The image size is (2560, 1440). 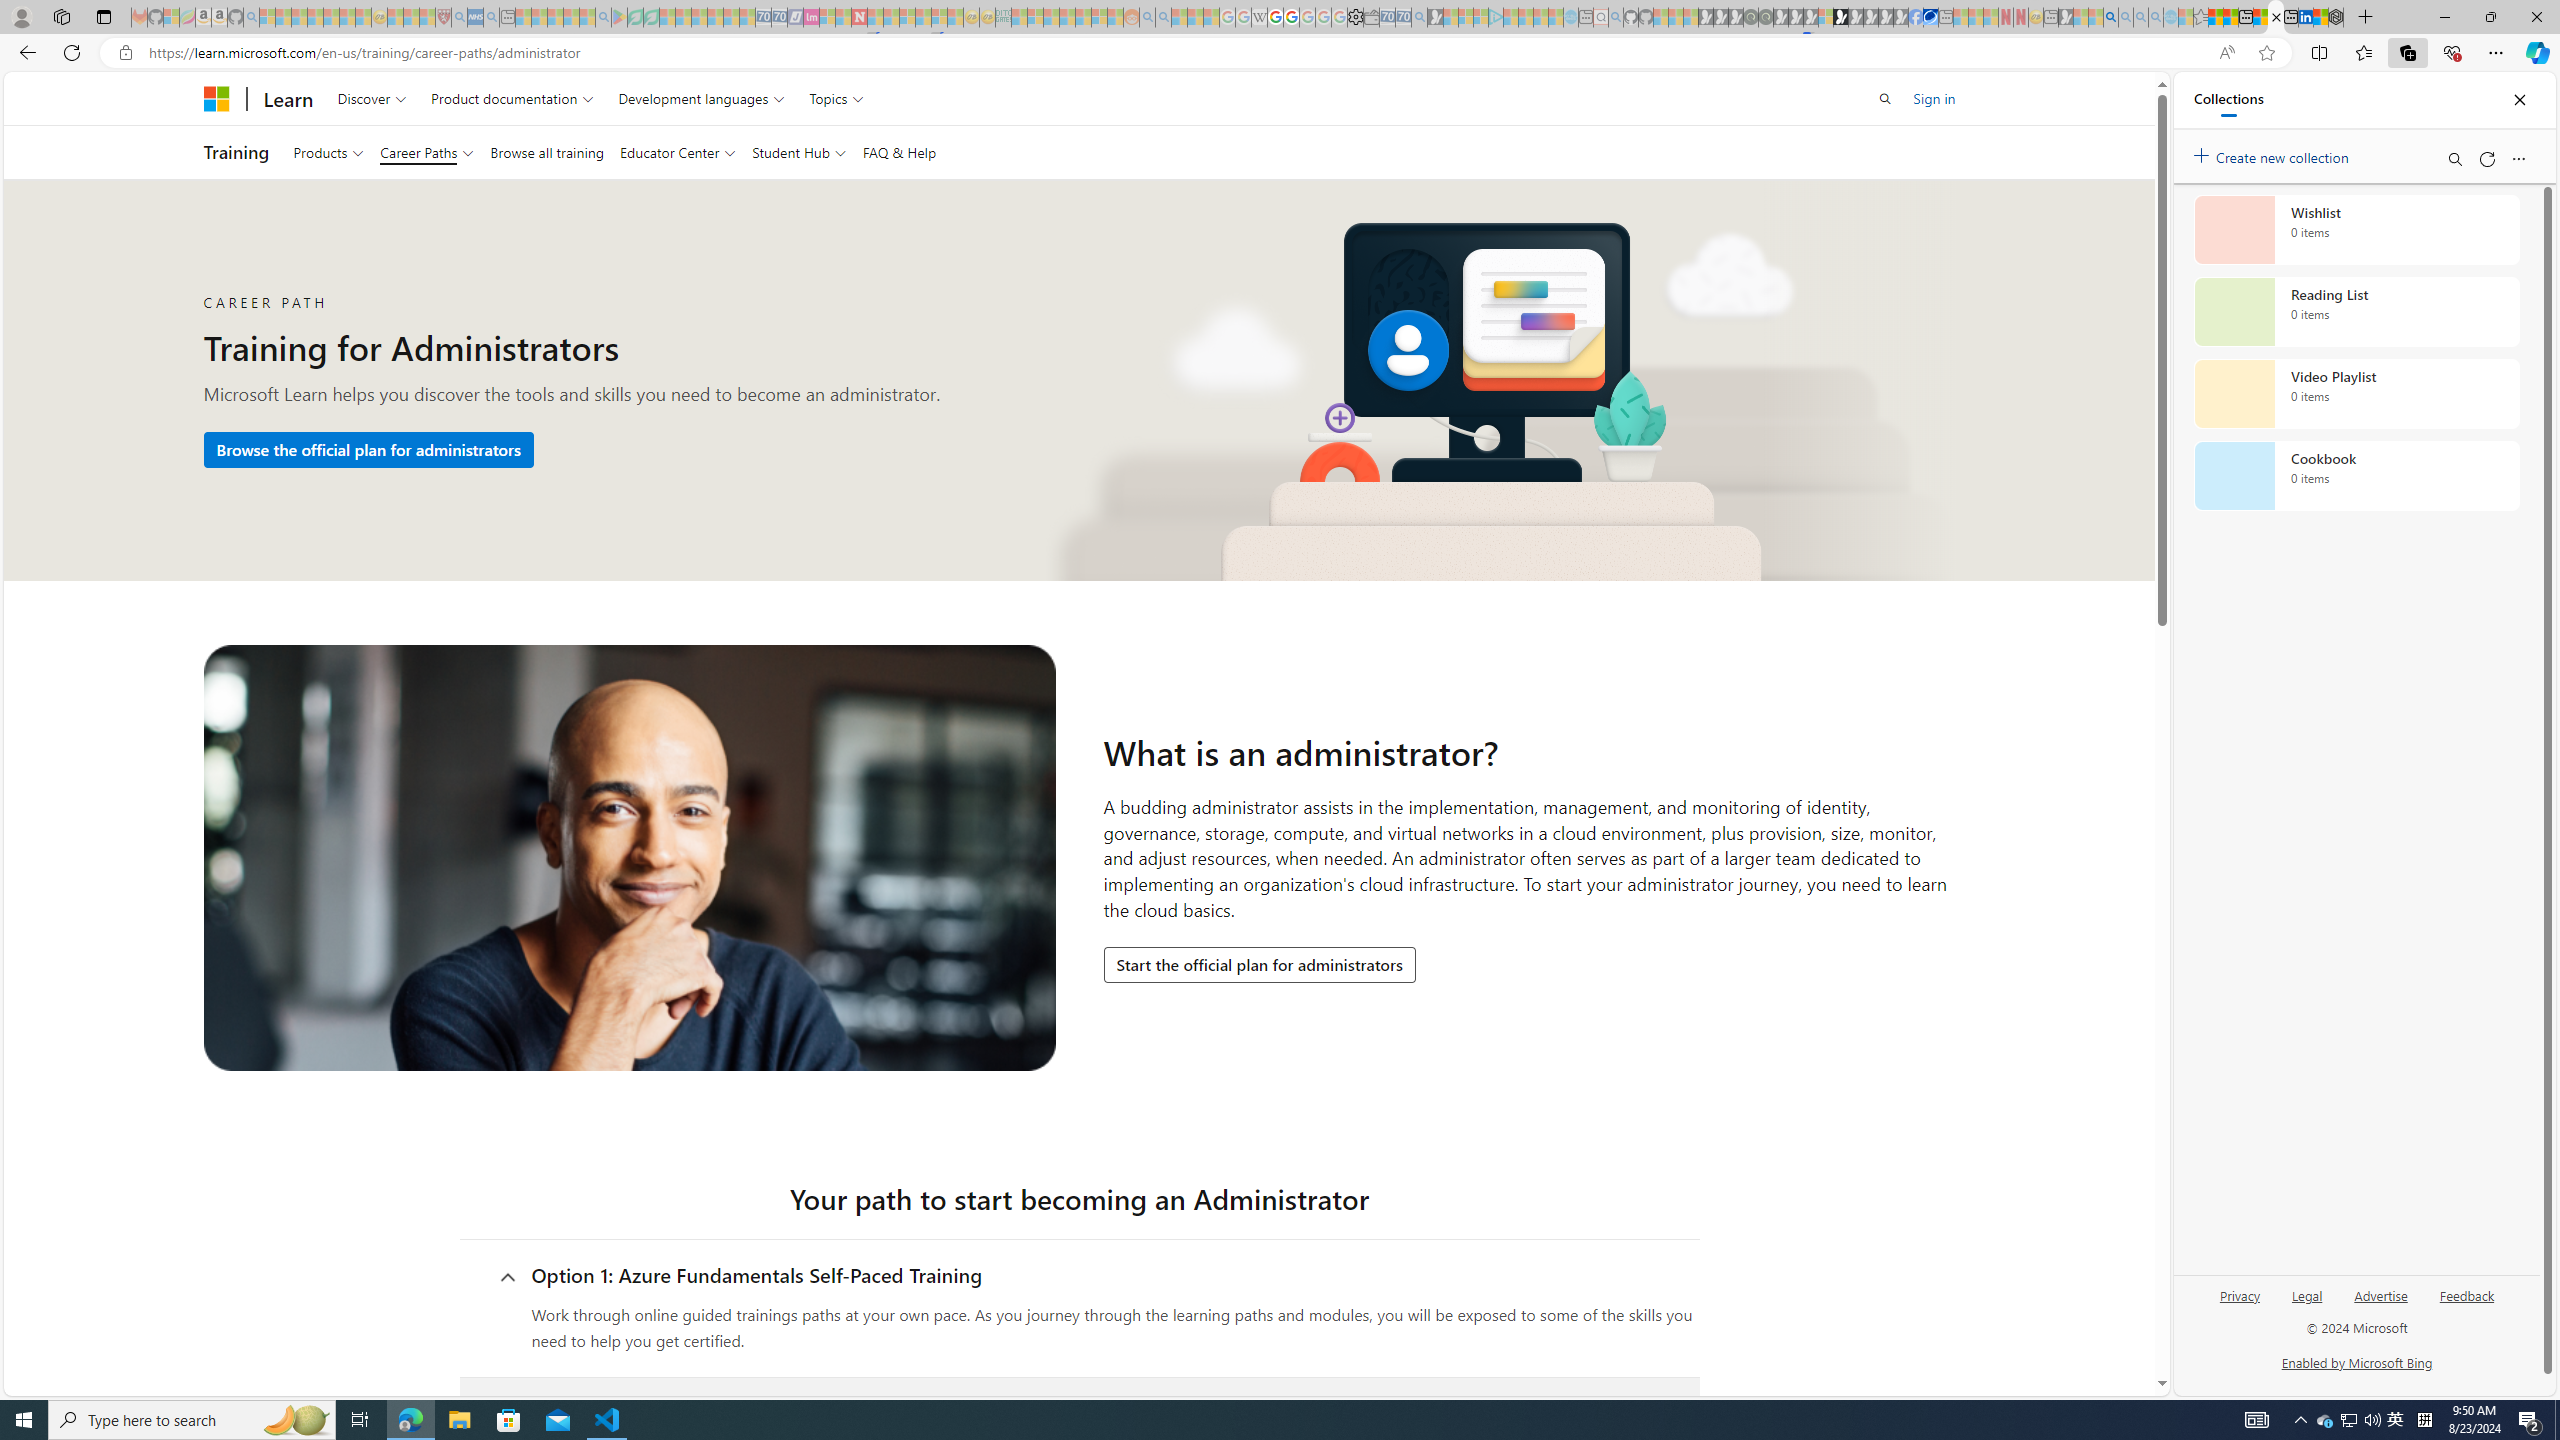 What do you see at coordinates (836, 97) in the screenshot?
I see `'Topics'` at bounding box center [836, 97].